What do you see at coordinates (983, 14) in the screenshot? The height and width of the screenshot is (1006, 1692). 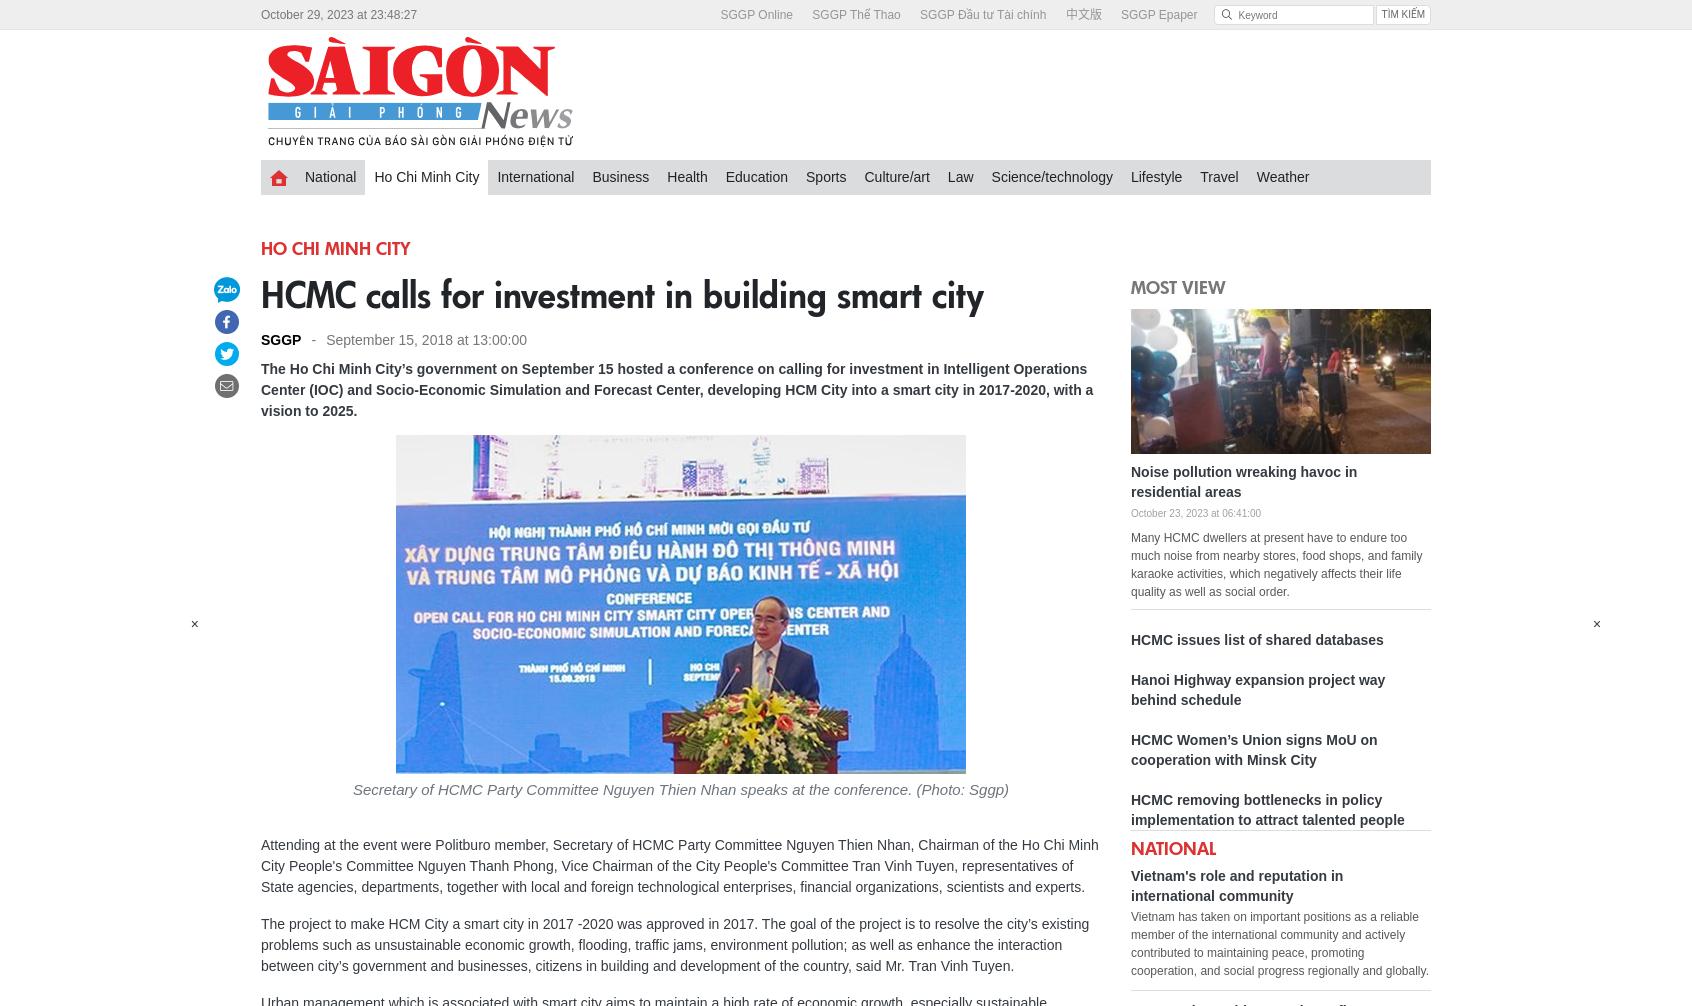 I see `'SGGP Đầu tư Tài chính'` at bounding box center [983, 14].